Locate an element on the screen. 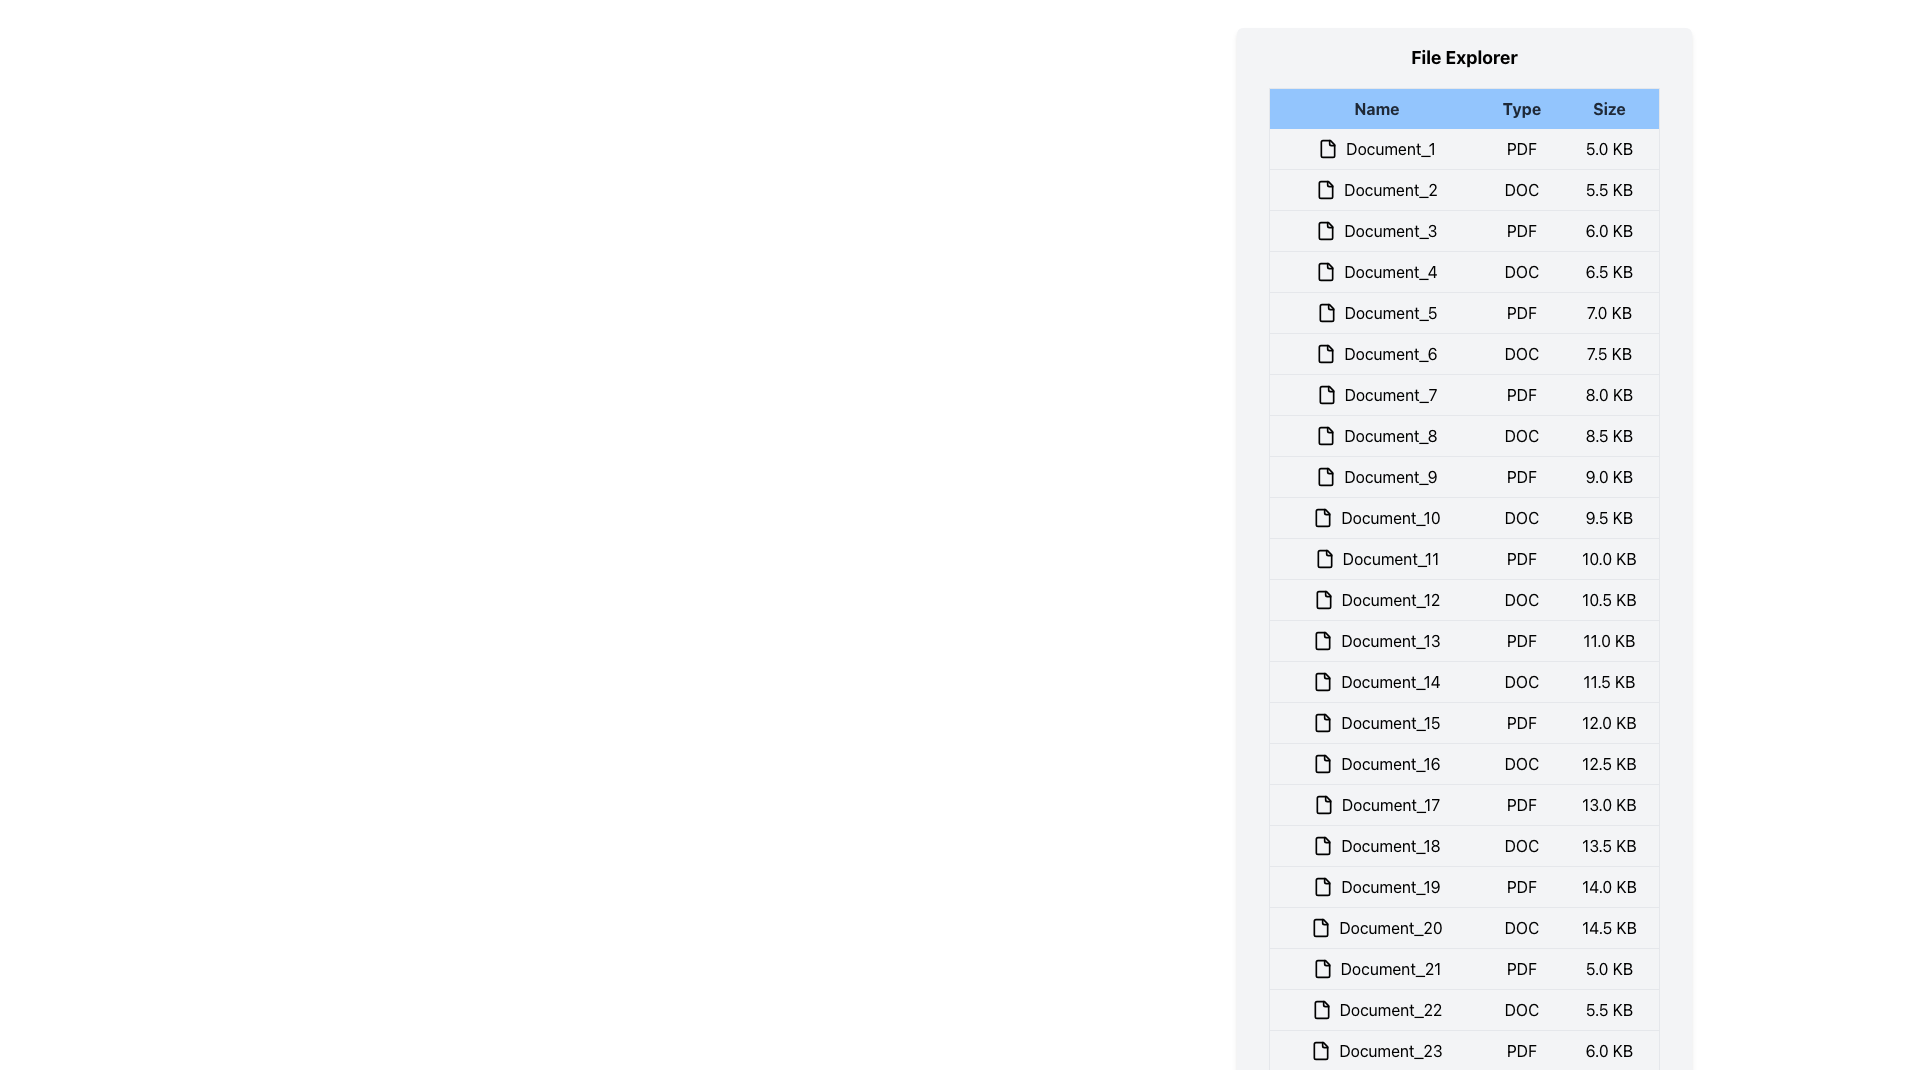 The height and width of the screenshot is (1080, 1920). the file type icon located to the left of 'Document_2' in the second row of the file listing is located at coordinates (1326, 189).